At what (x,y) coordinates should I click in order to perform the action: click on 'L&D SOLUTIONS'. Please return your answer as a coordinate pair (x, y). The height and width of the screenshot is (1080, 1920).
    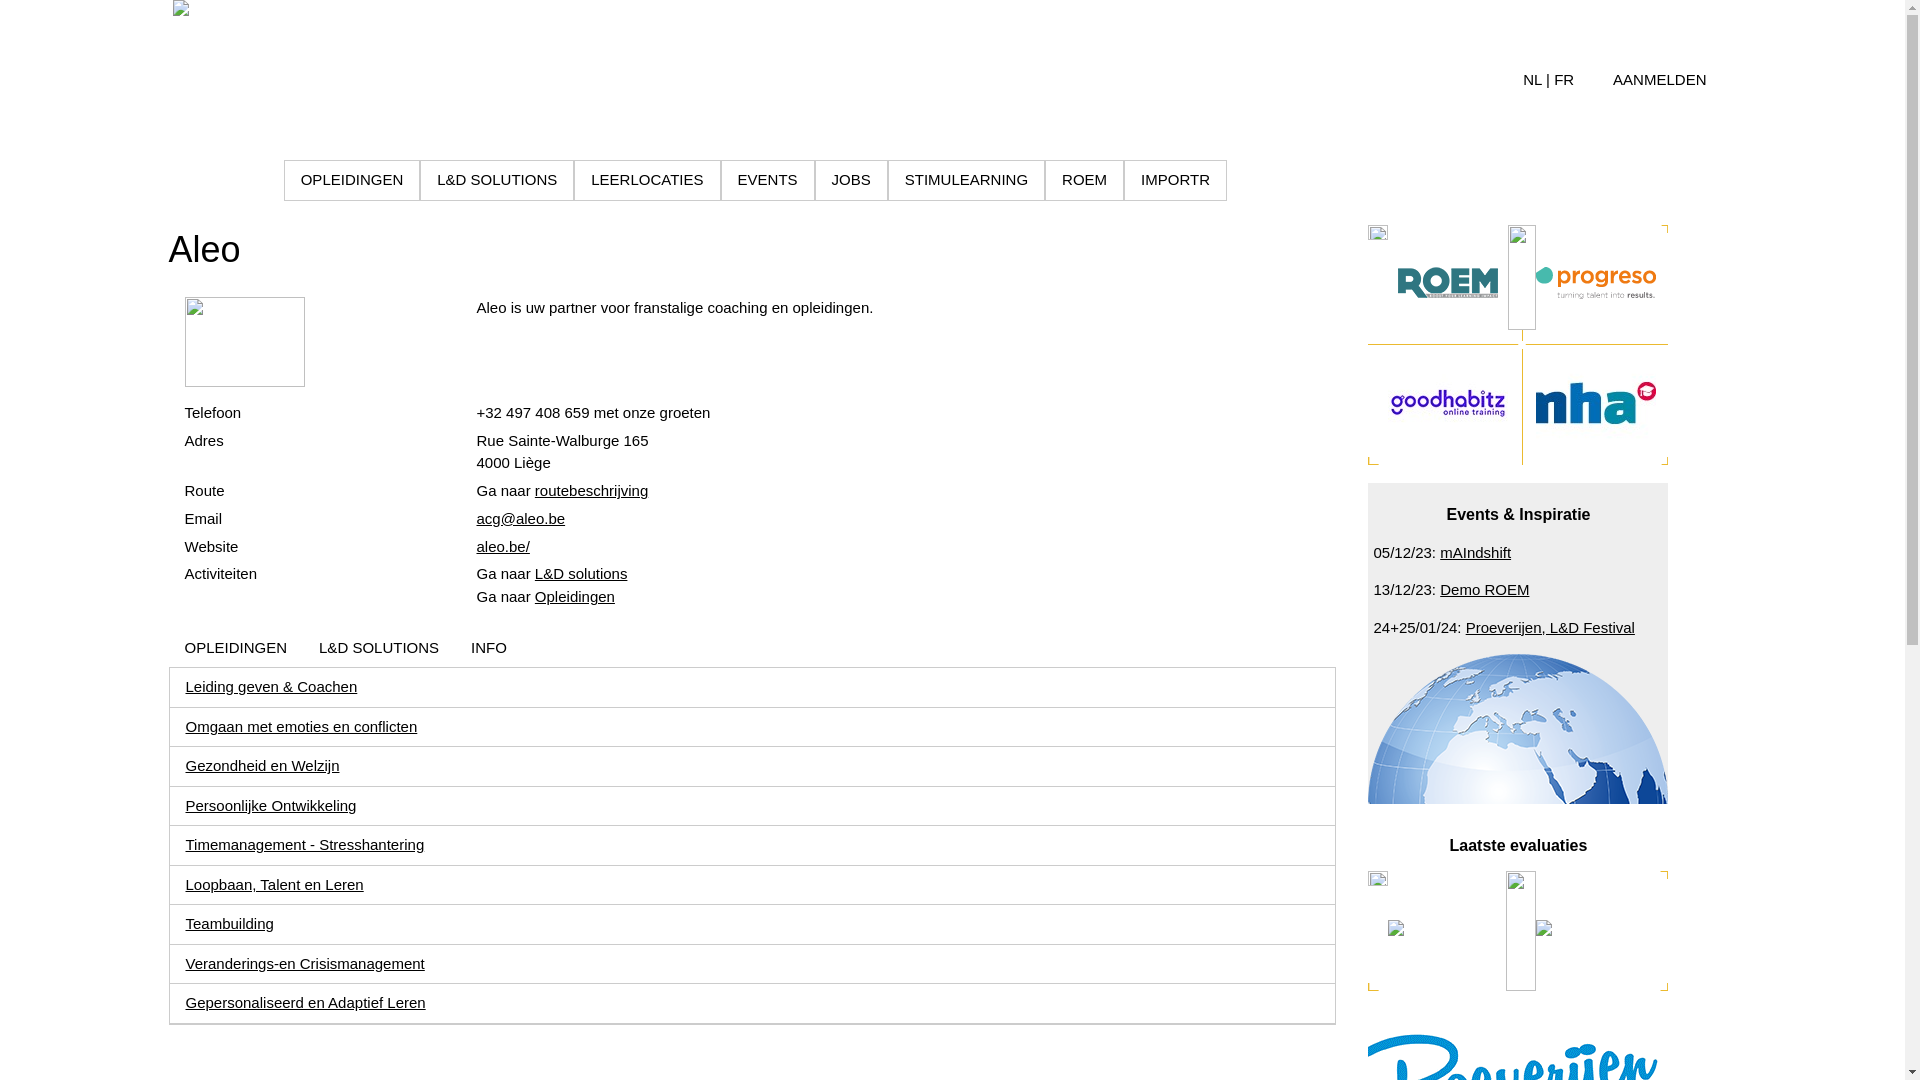
    Looking at the image, I should click on (379, 648).